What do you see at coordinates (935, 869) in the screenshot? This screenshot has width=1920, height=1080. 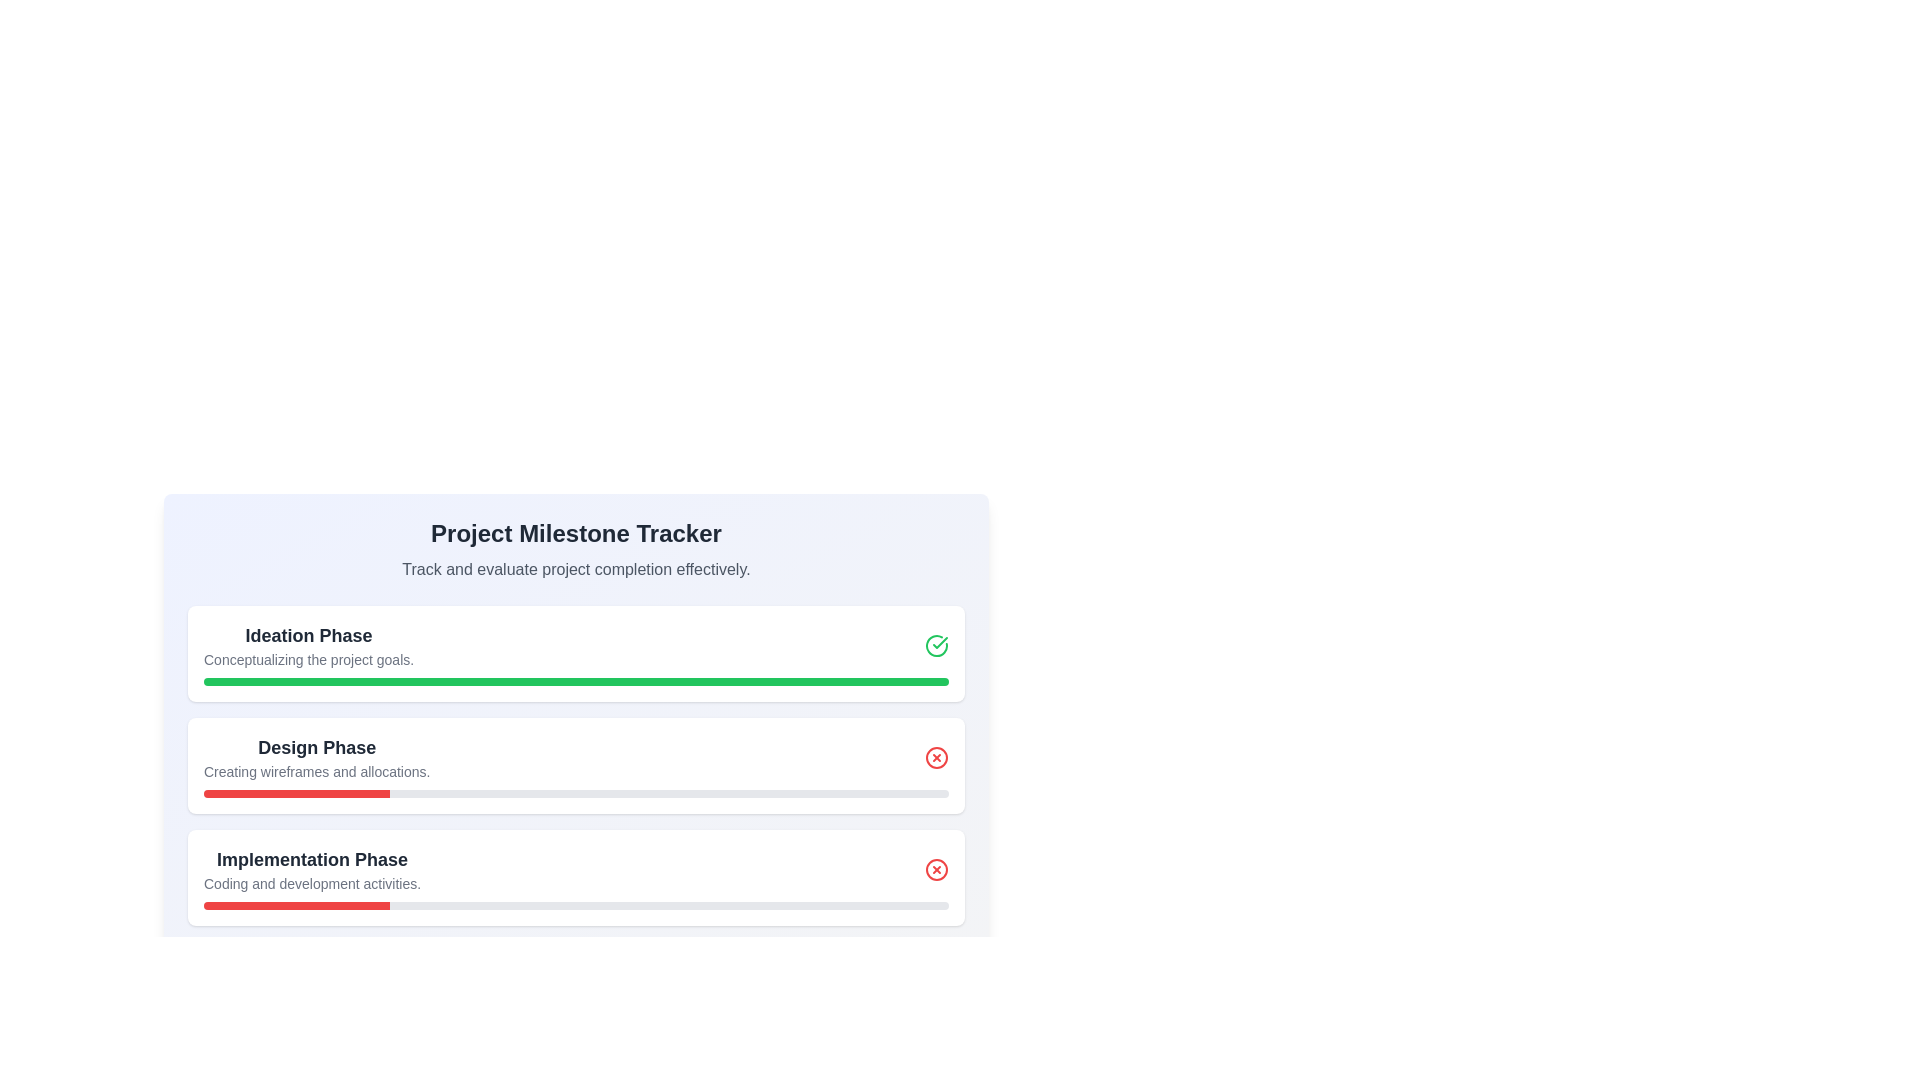 I see `the Circle element indicating an error or cancellation state, which is part of an SVG graphic located at the bottom of the interface aligned with the 'Implementation Phase' milestone` at bounding box center [935, 869].